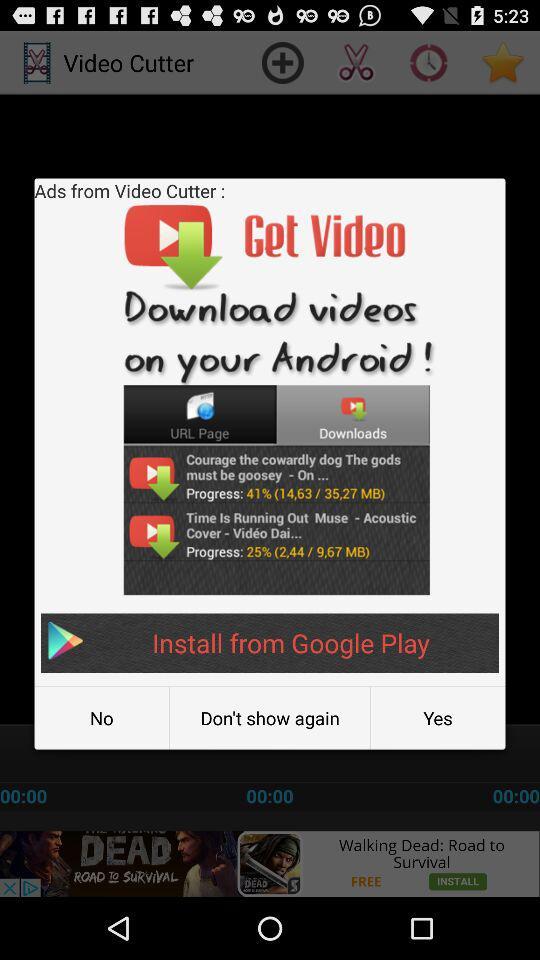  Describe the element at coordinates (100, 718) in the screenshot. I see `the icon to the left of the don t show item` at that location.